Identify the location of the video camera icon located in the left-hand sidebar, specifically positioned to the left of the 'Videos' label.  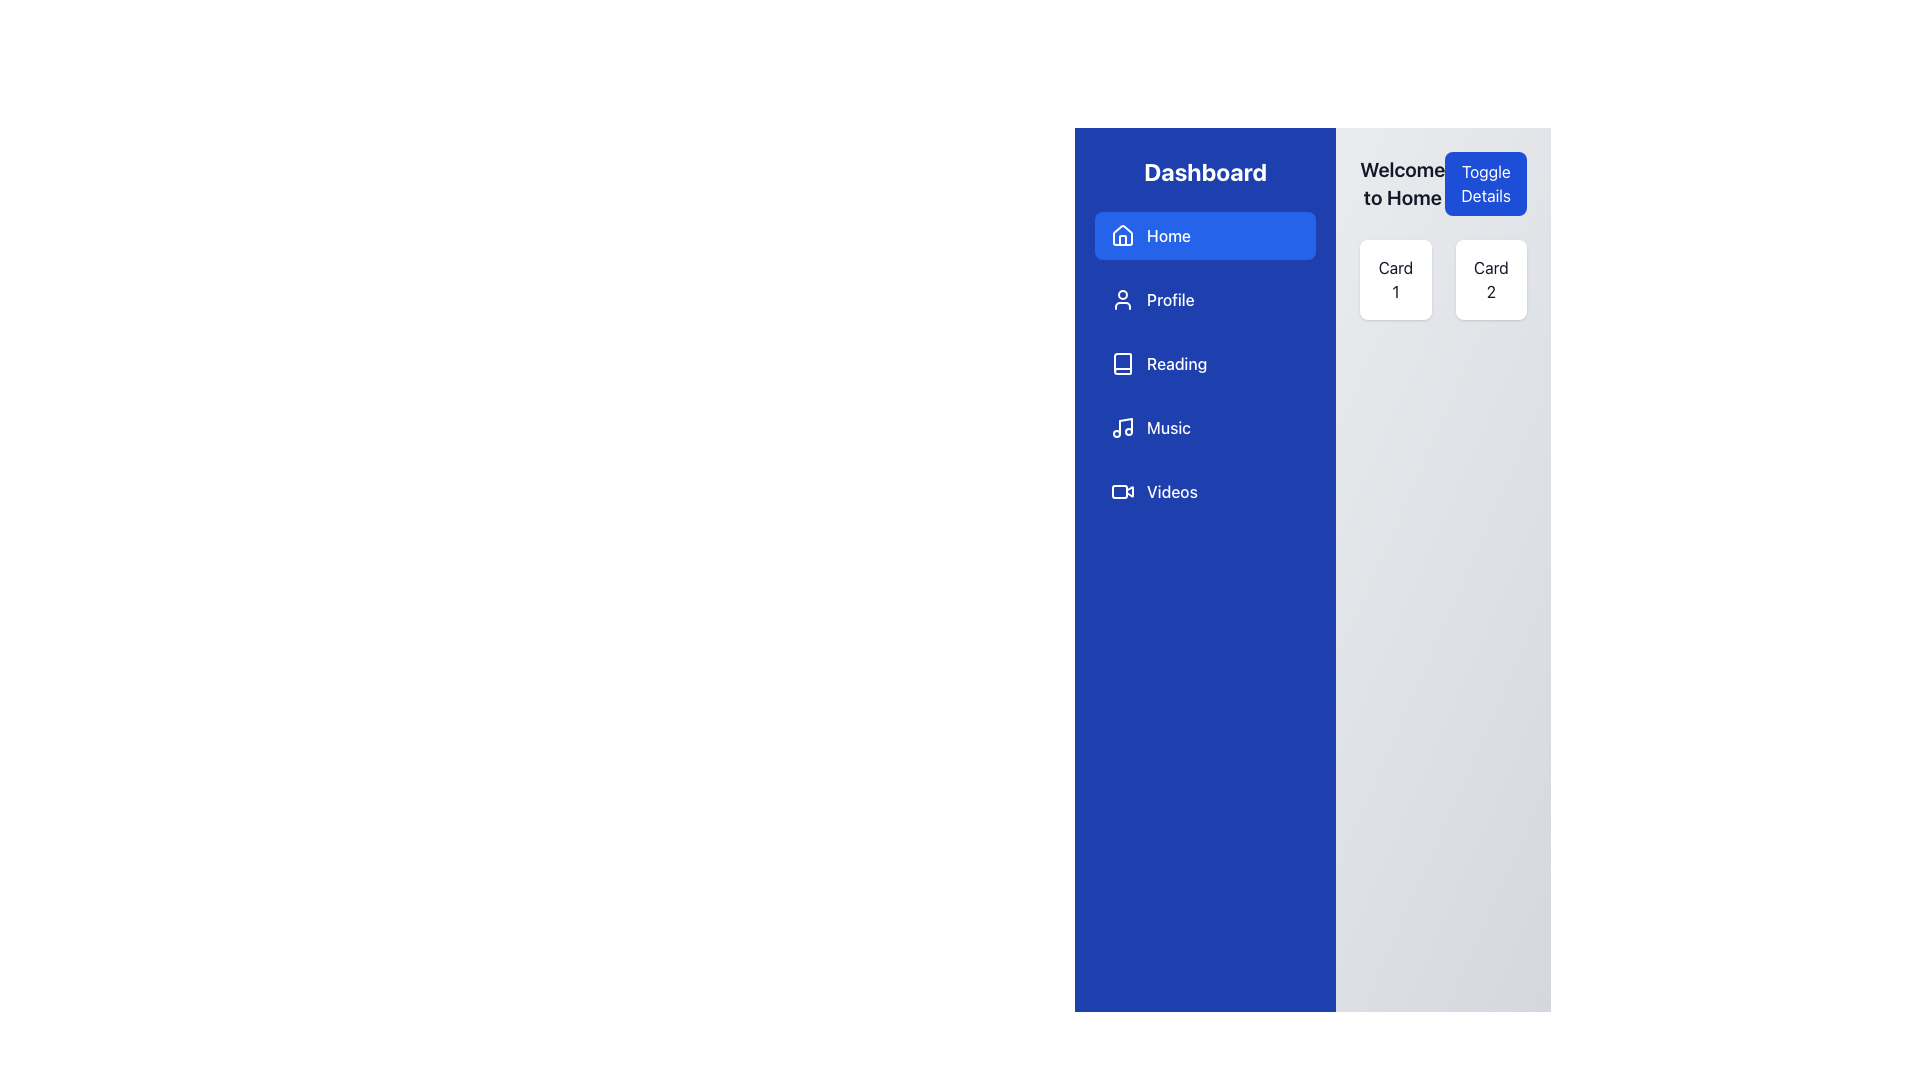
(1123, 492).